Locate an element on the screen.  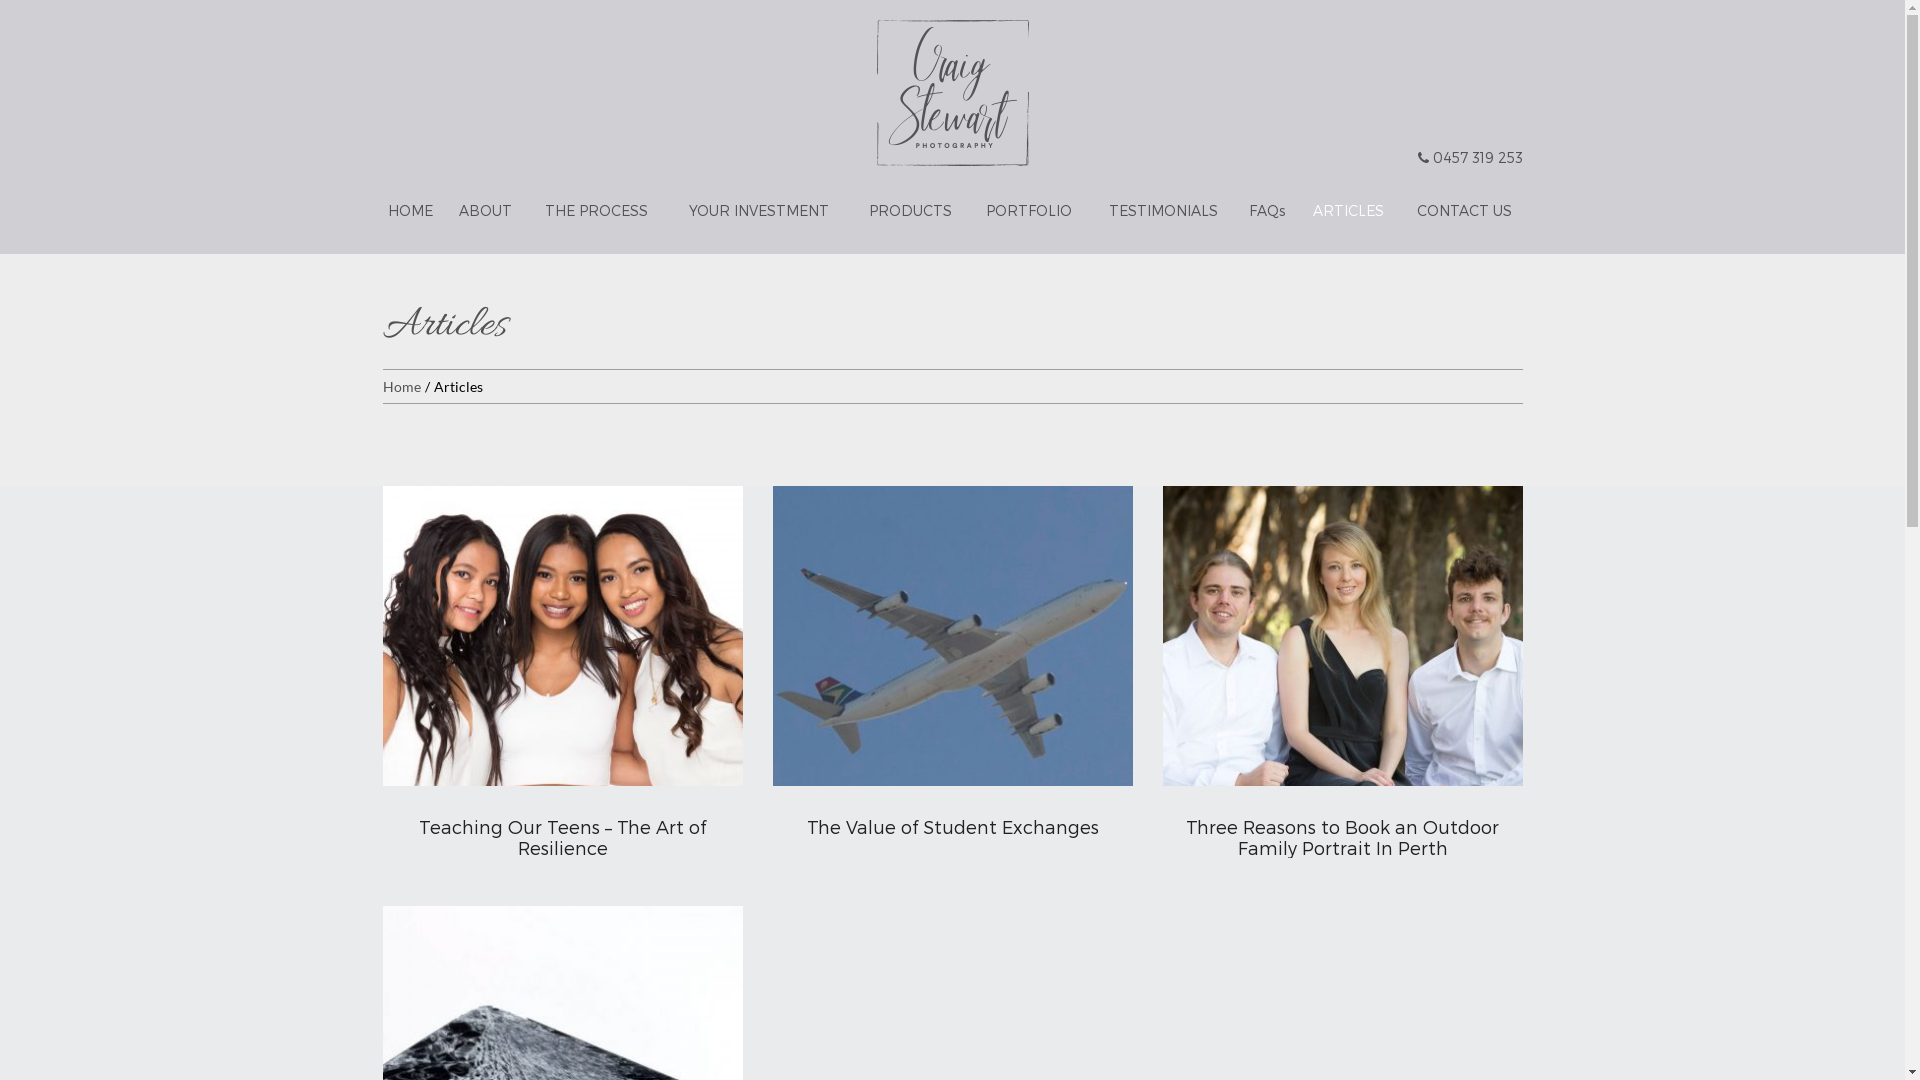
'TESTIMONIALS' is located at coordinates (1162, 211).